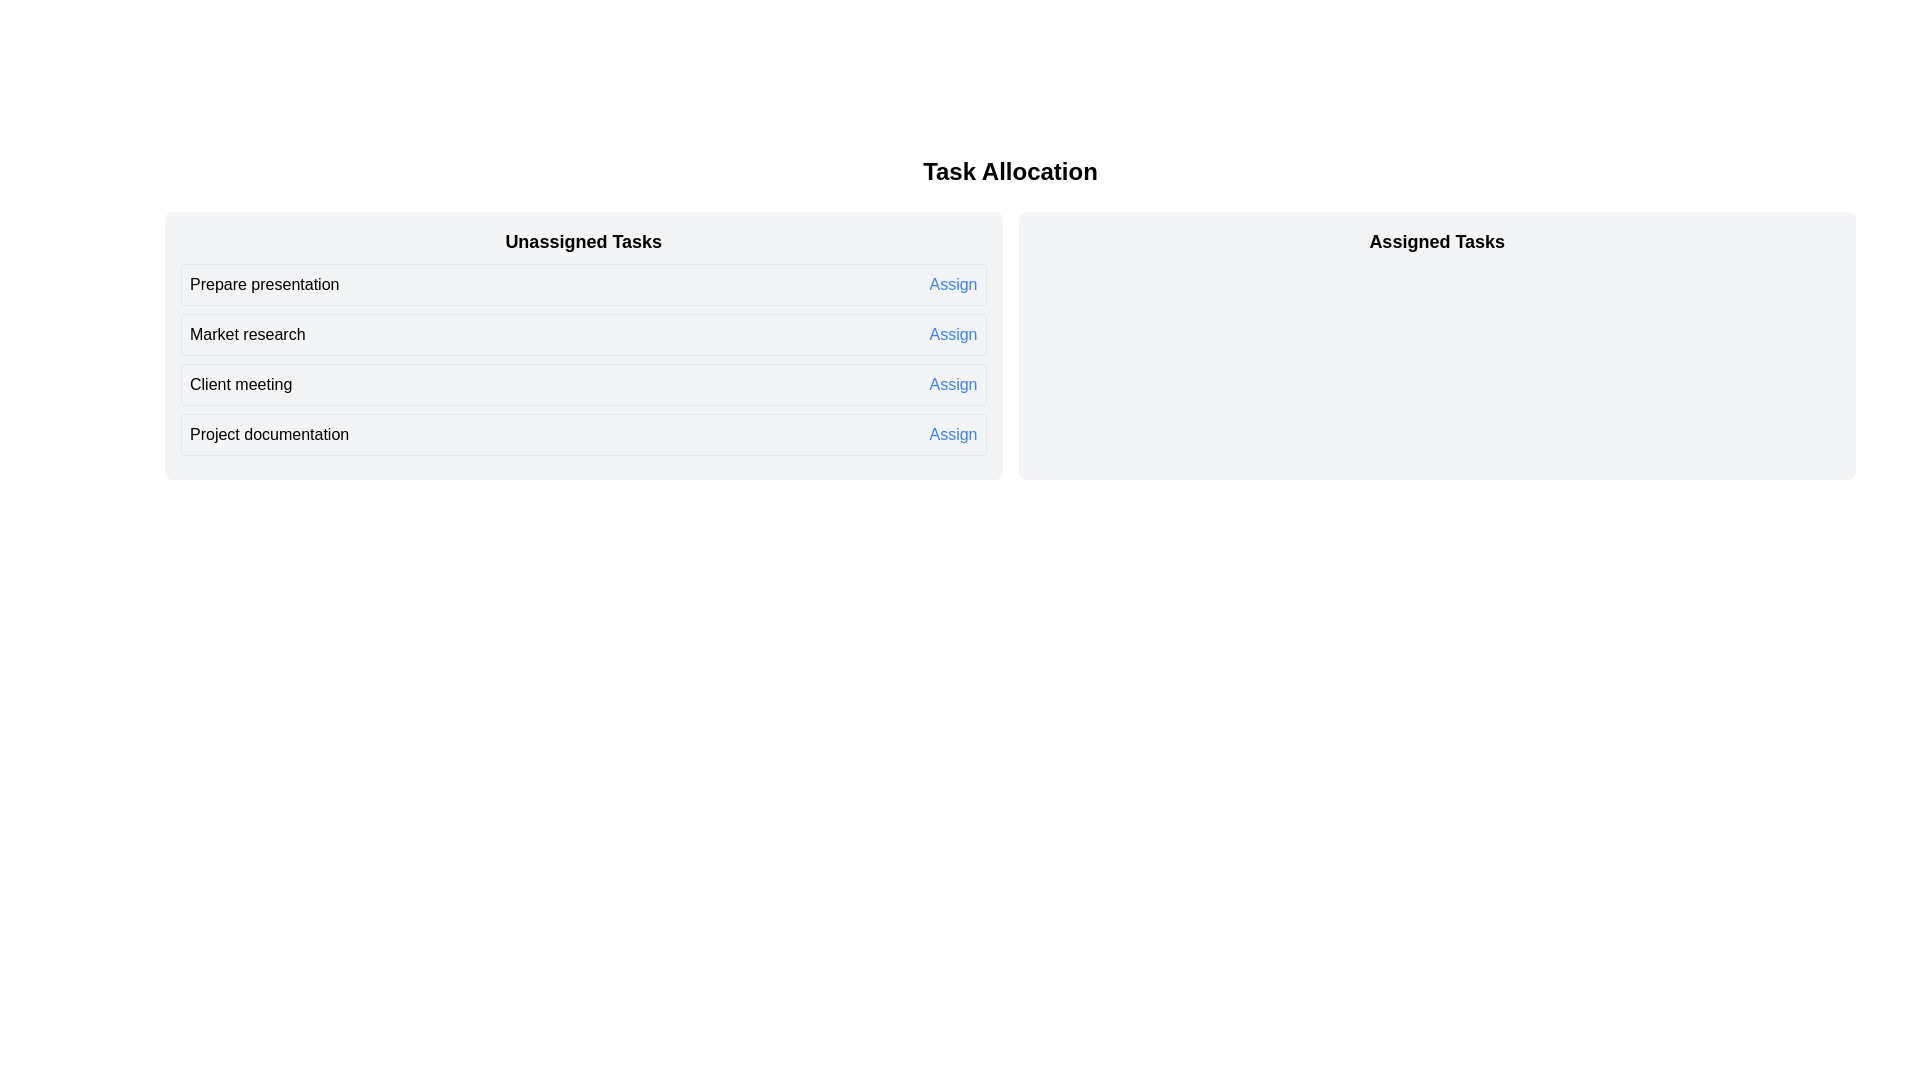 The height and width of the screenshot is (1080, 1920). What do you see at coordinates (952, 334) in the screenshot?
I see `the 'Assign' button next to the 'Market research' task in the 'Unassigned Tasks' section to initiate the assignment action` at bounding box center [952, 334].